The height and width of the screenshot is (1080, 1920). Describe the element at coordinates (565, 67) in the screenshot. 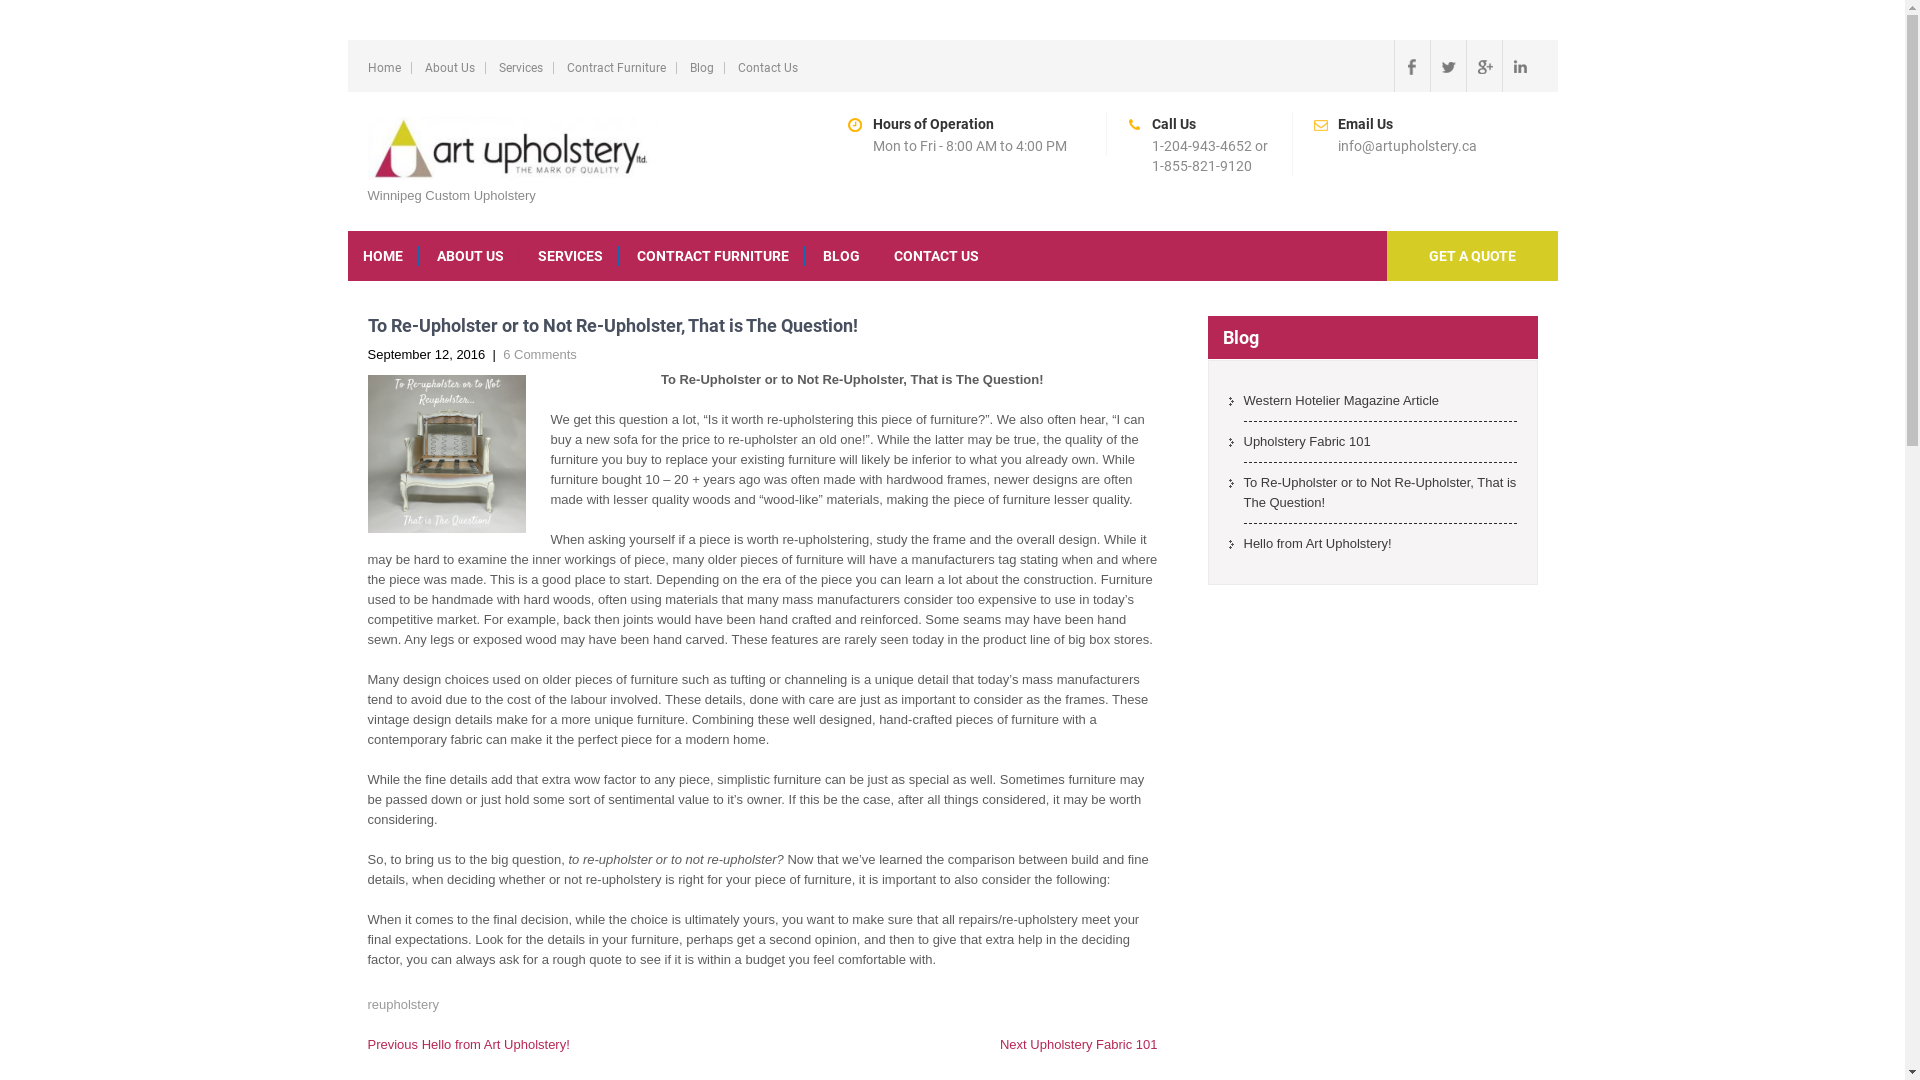

I see `'Contract Furniture'` at that location.